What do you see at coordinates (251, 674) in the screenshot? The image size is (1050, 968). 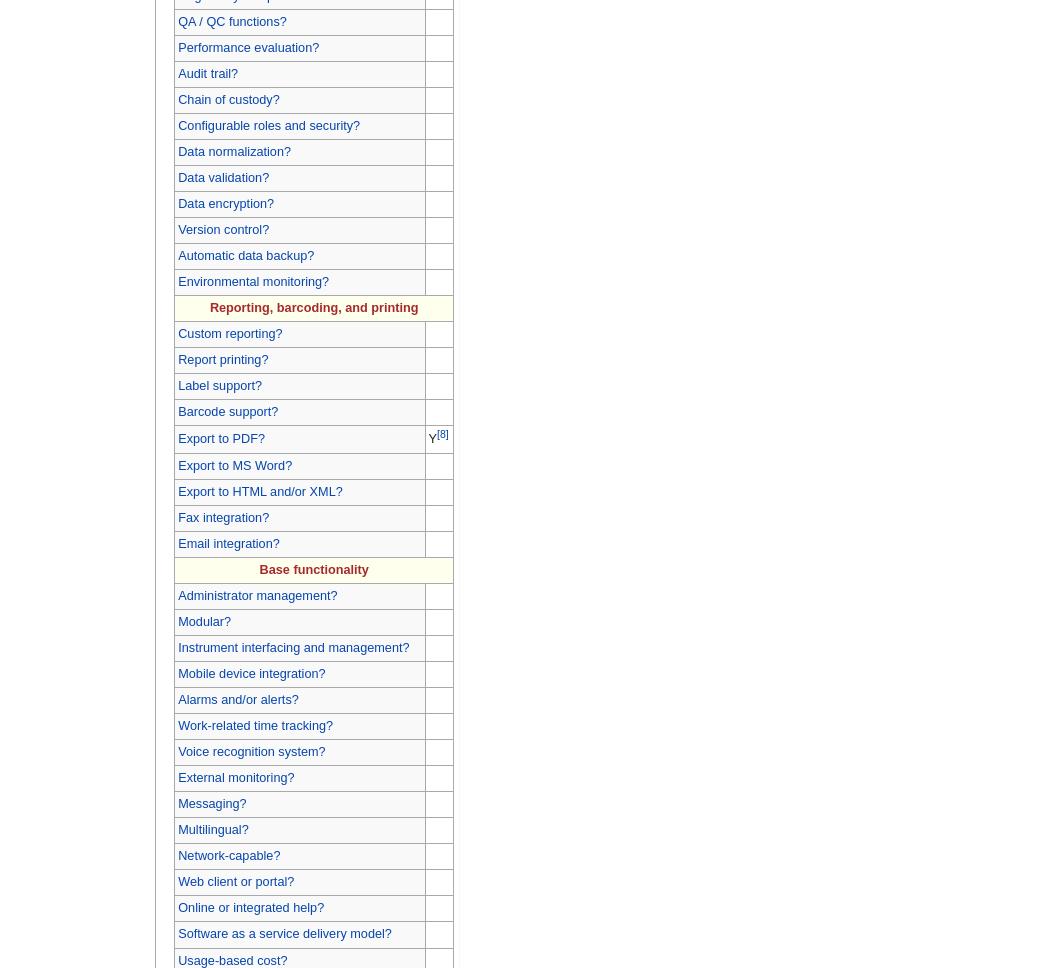 I see `'Mobile device integration?'` at bounding box center [251, 674].